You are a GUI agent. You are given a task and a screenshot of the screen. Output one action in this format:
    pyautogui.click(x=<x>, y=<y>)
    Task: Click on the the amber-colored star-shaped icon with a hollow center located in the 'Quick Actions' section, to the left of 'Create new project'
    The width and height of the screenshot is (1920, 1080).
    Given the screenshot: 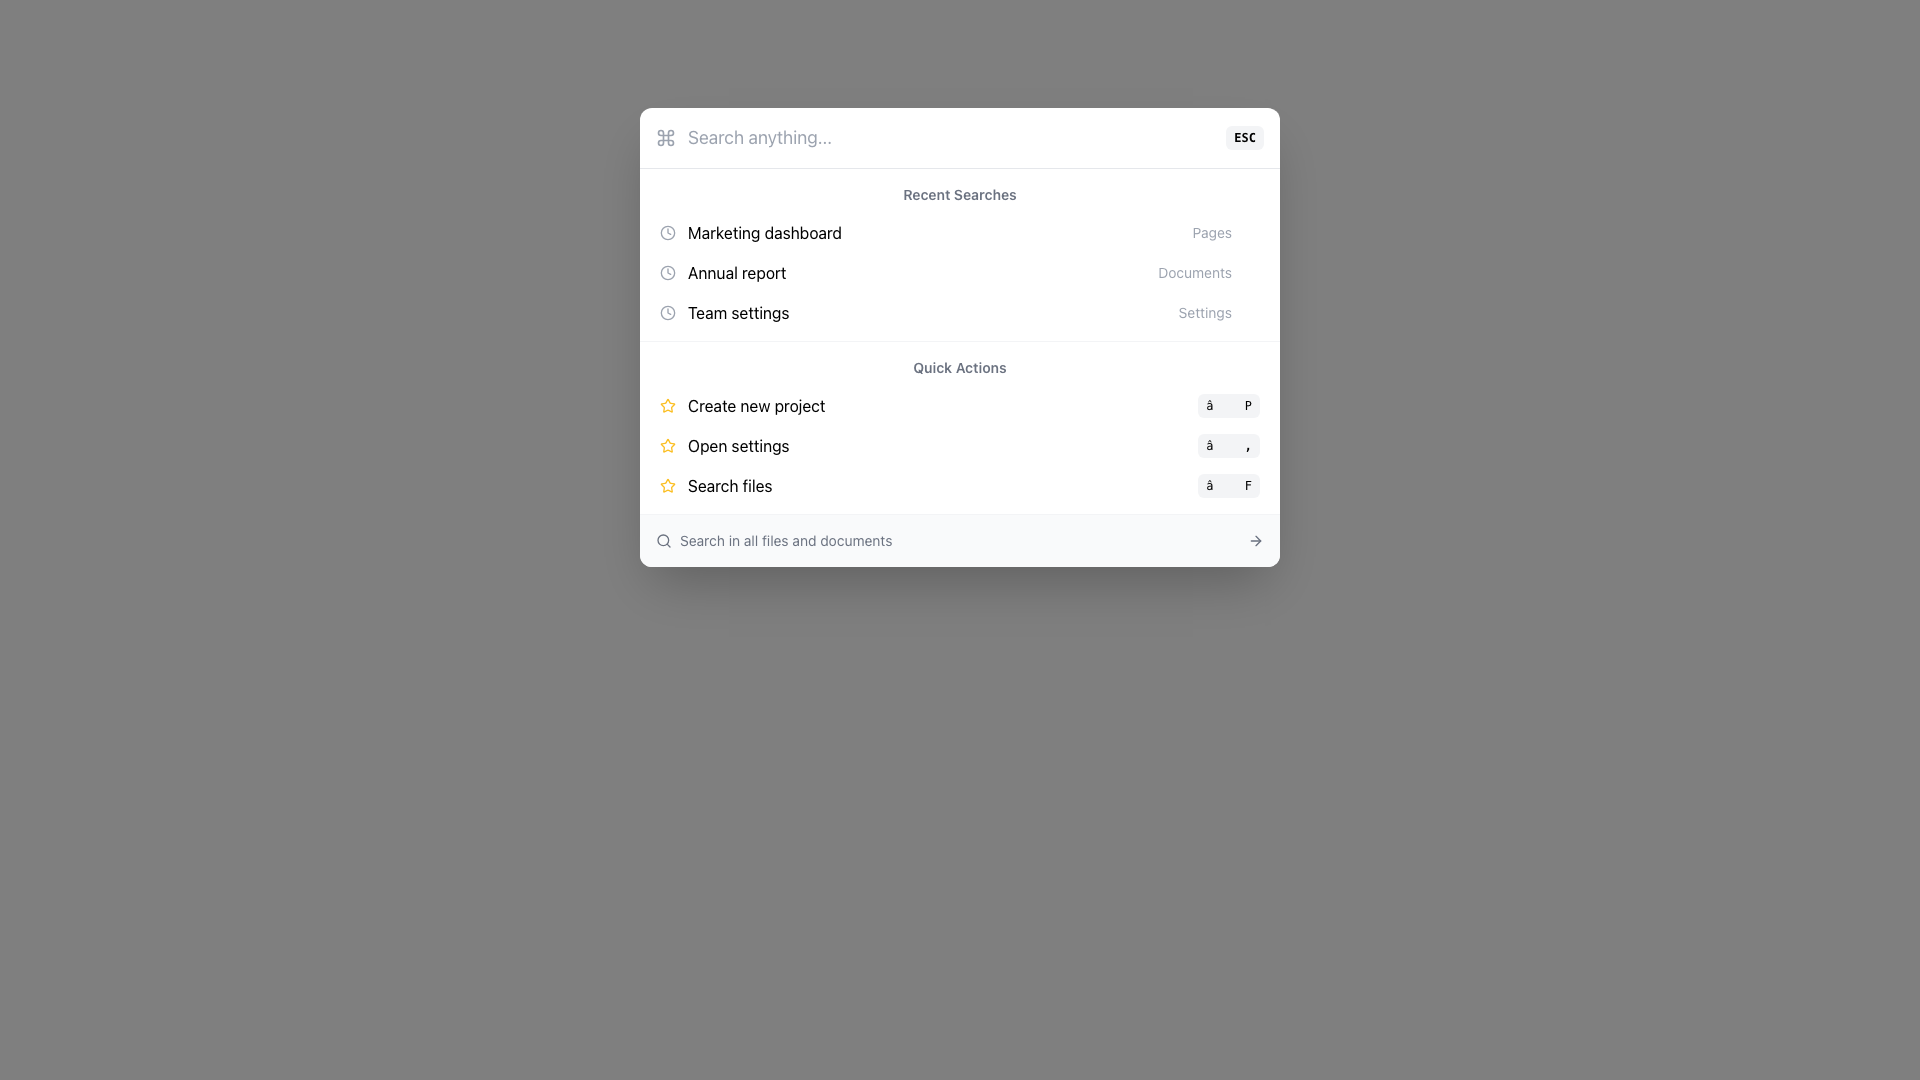 What is the action you would take?
    pyautogui.click(x=667, y=485)
    